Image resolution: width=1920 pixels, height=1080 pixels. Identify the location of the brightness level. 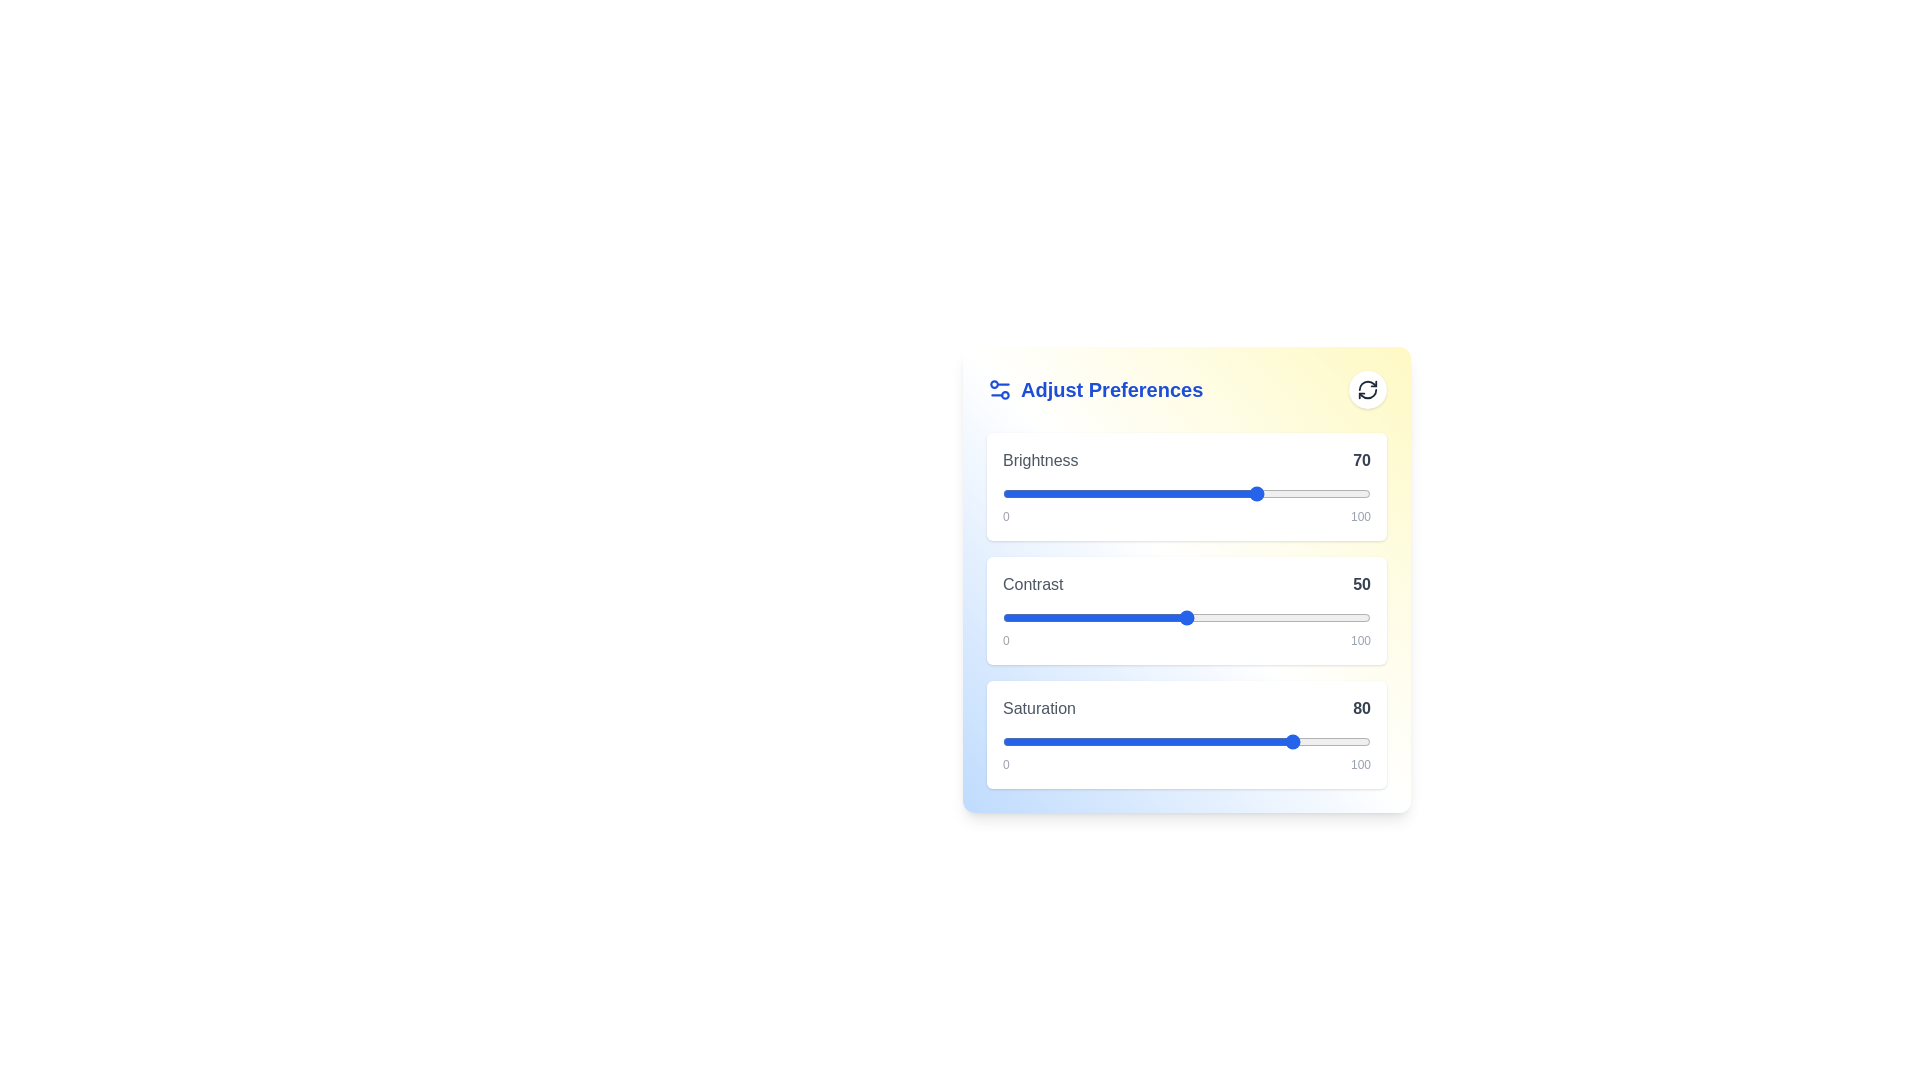
(1071, 493).